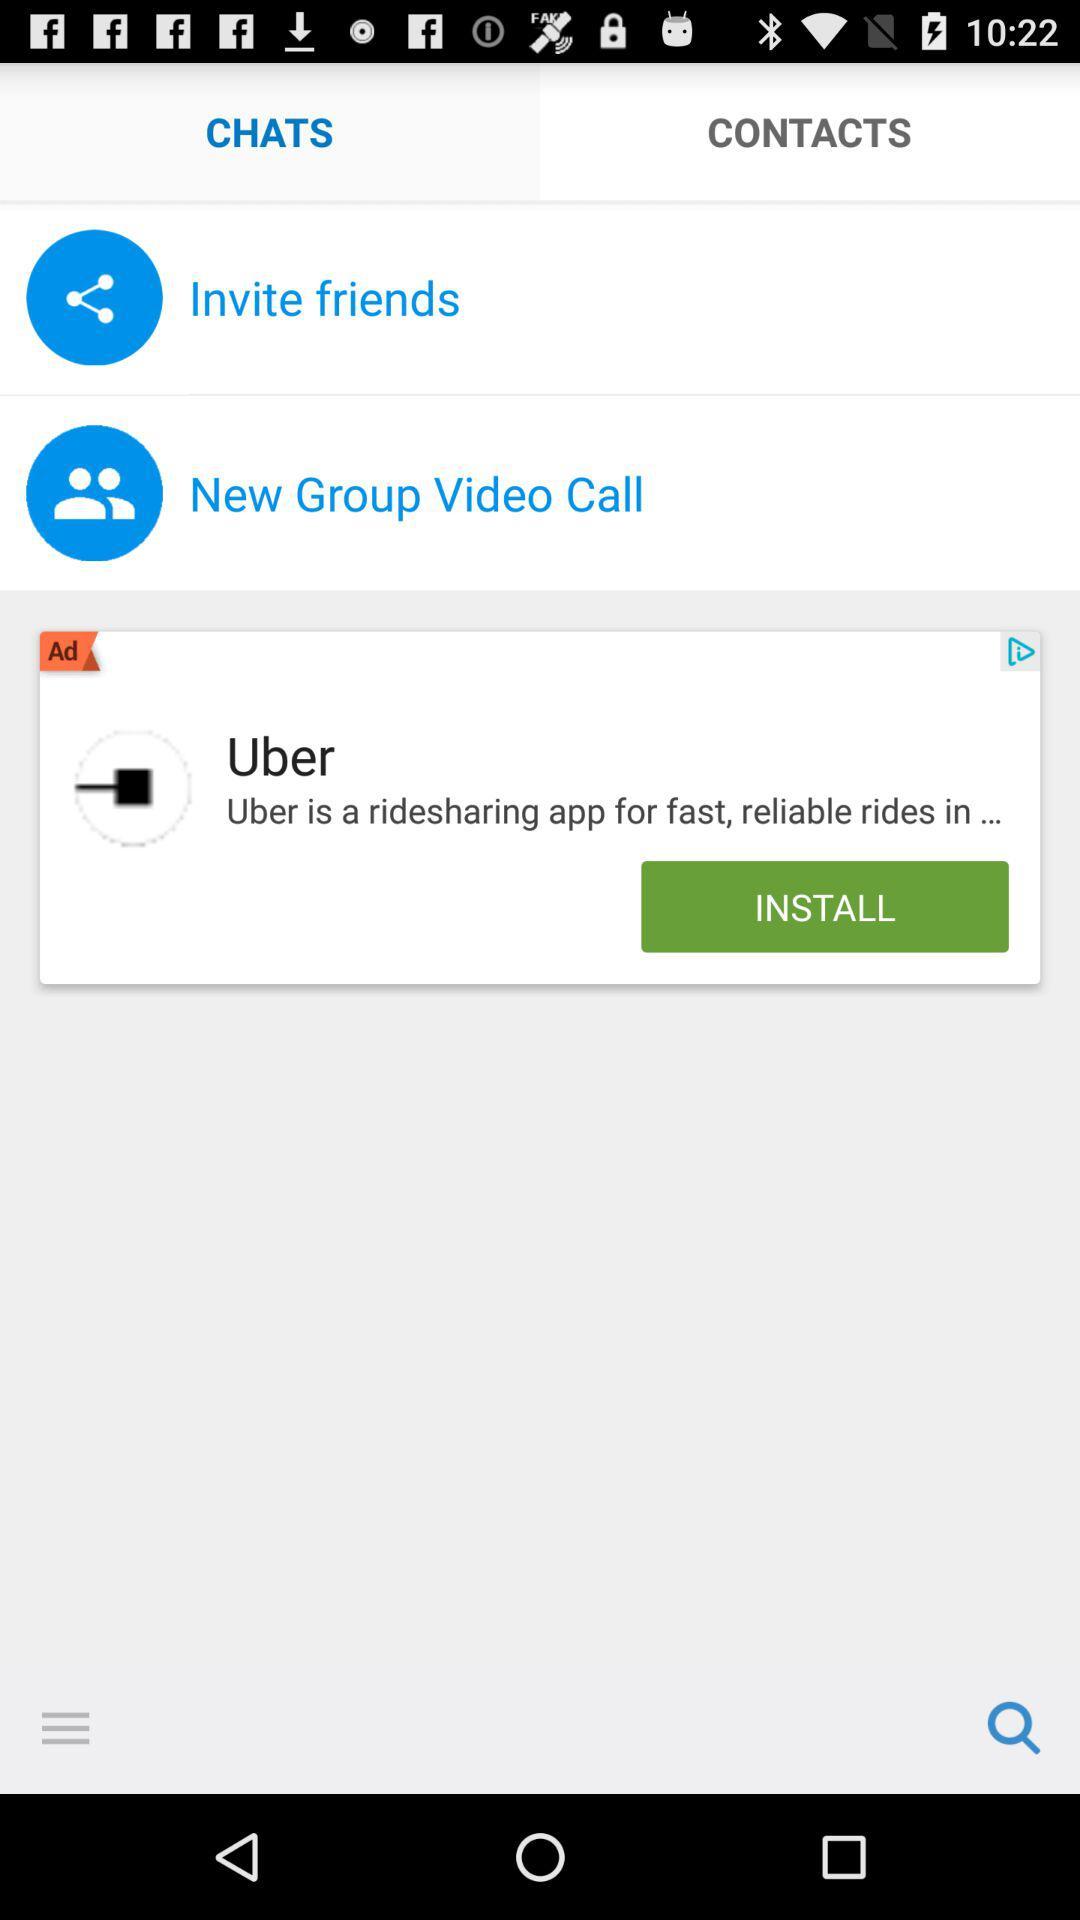 The image size is (1080, 1920). What do you see at coordinates (634, 296) in the screenshot?
I see `the invite friends` at bounding box center [634, 296].